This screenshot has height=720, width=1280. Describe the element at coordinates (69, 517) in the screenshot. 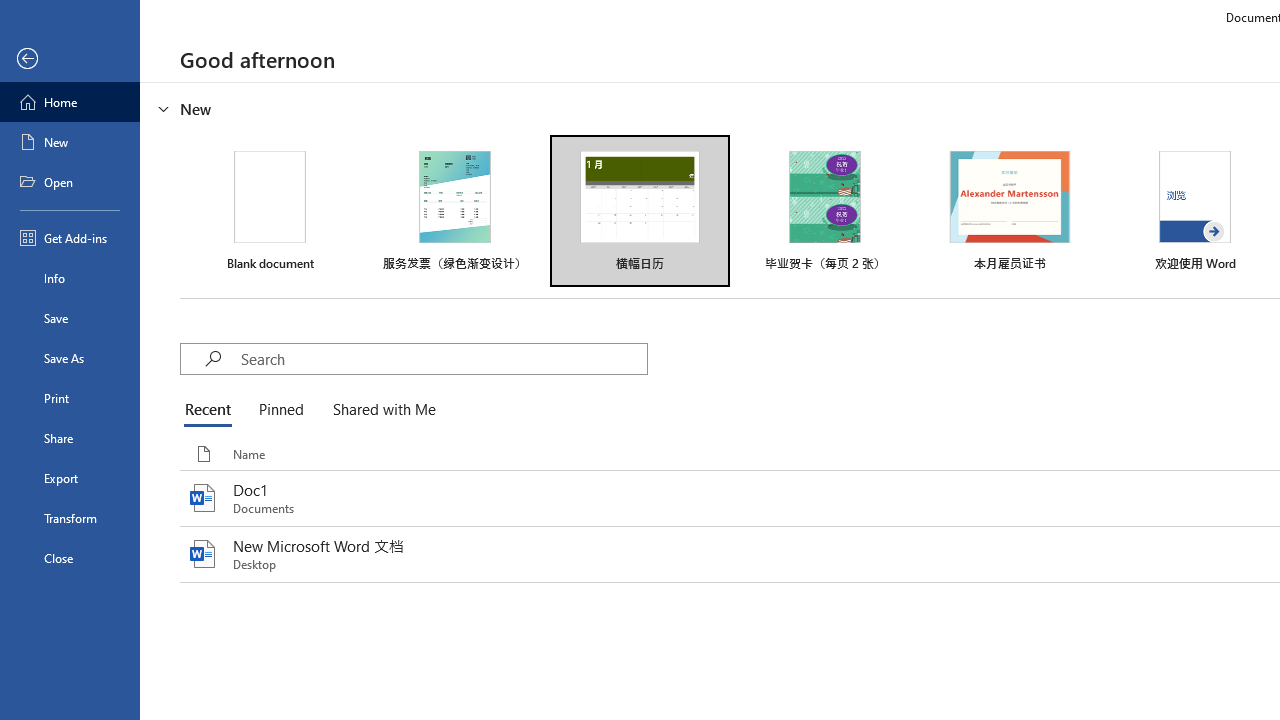

I see `'Transform'` at that location.